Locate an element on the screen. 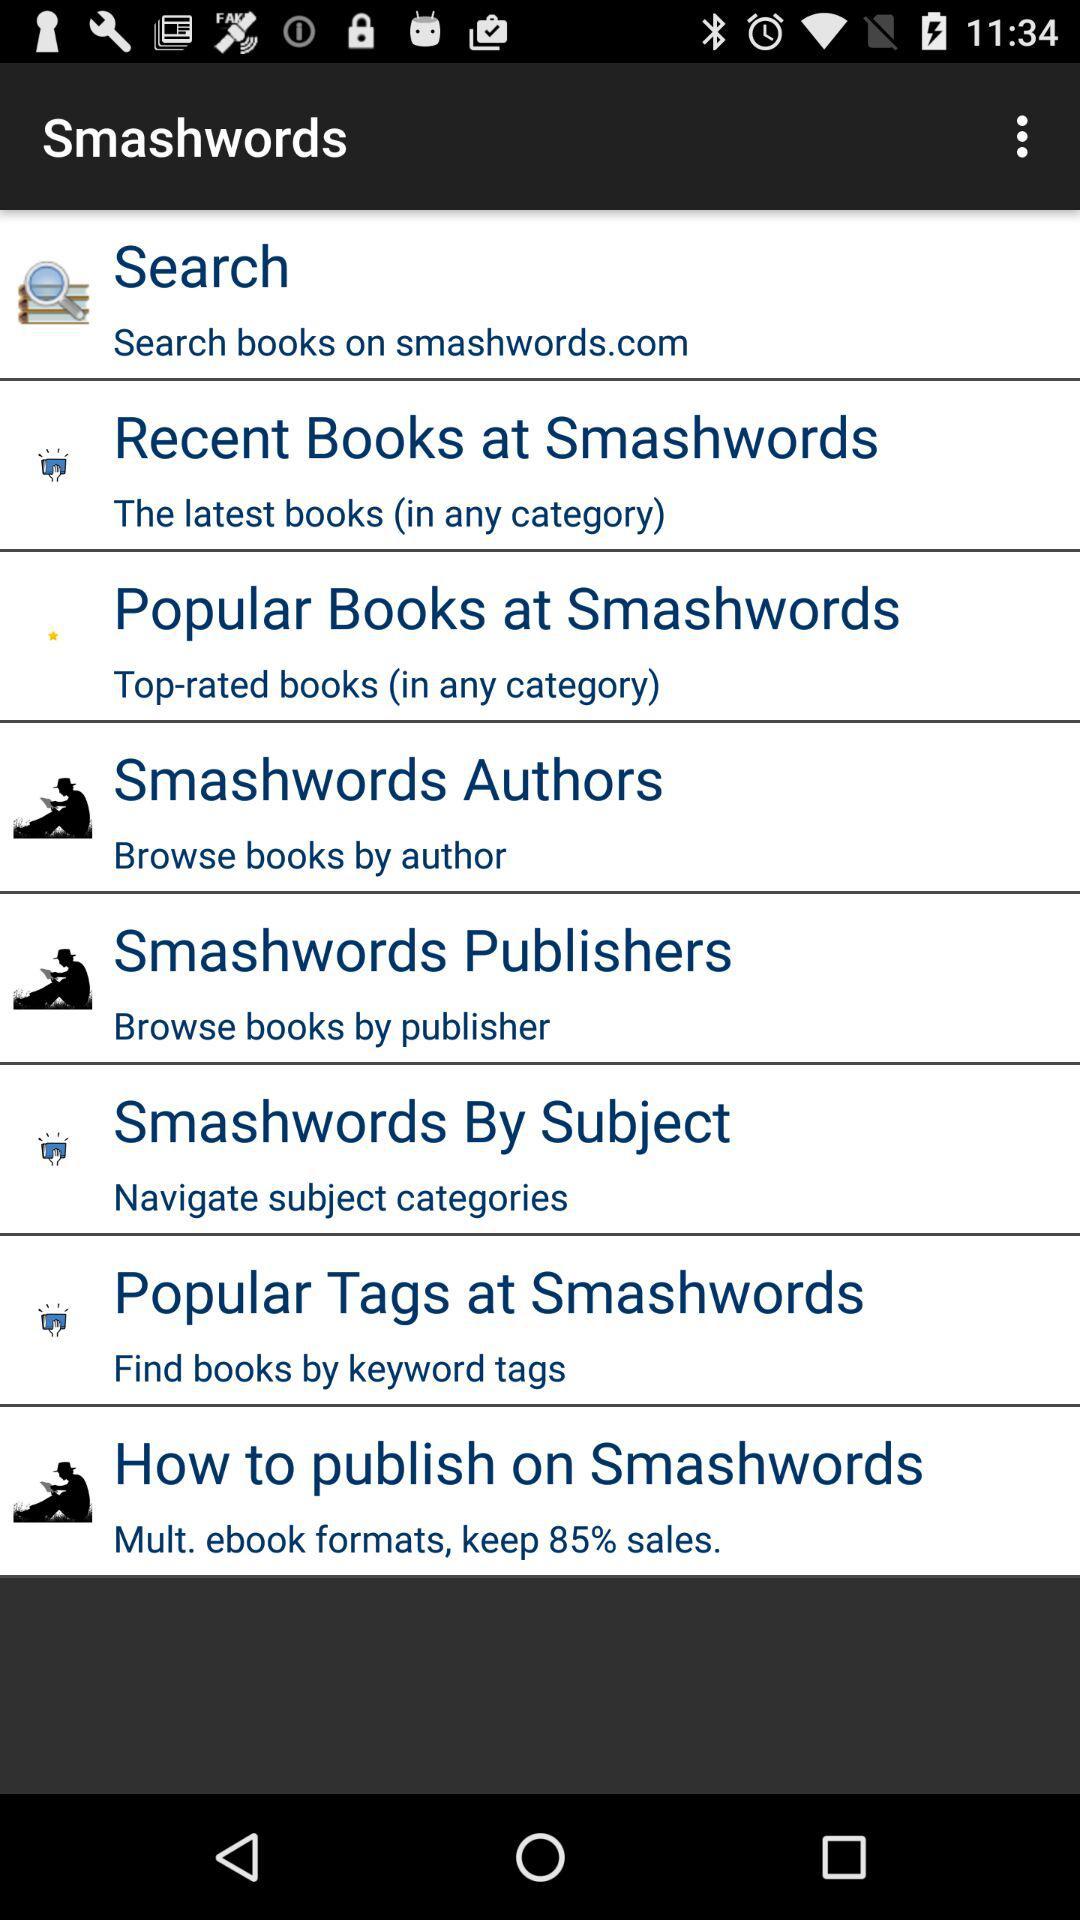 This screenshot has width=1080, height=1920. app below the search is located at coordinates (401, 341).